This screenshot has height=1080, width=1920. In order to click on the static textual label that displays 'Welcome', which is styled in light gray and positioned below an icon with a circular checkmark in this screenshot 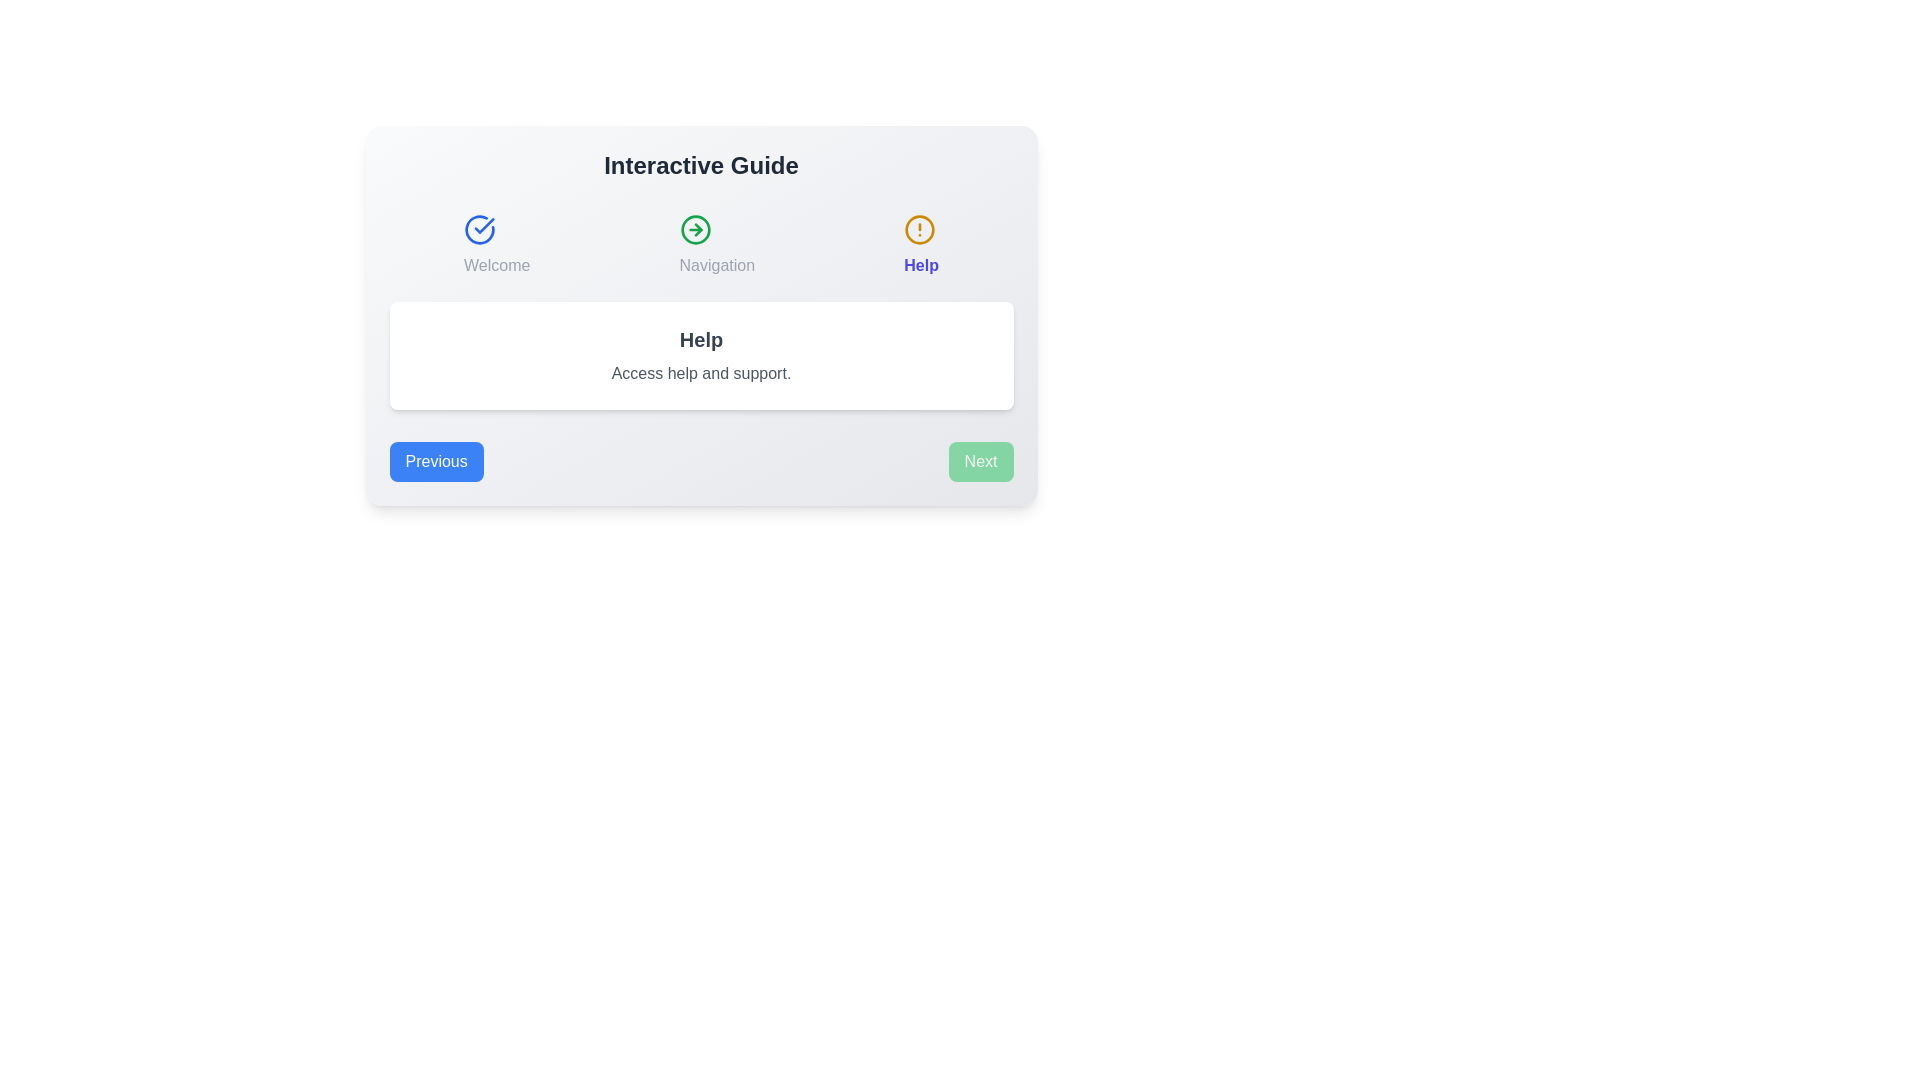, I will do `click(497, 265)`.